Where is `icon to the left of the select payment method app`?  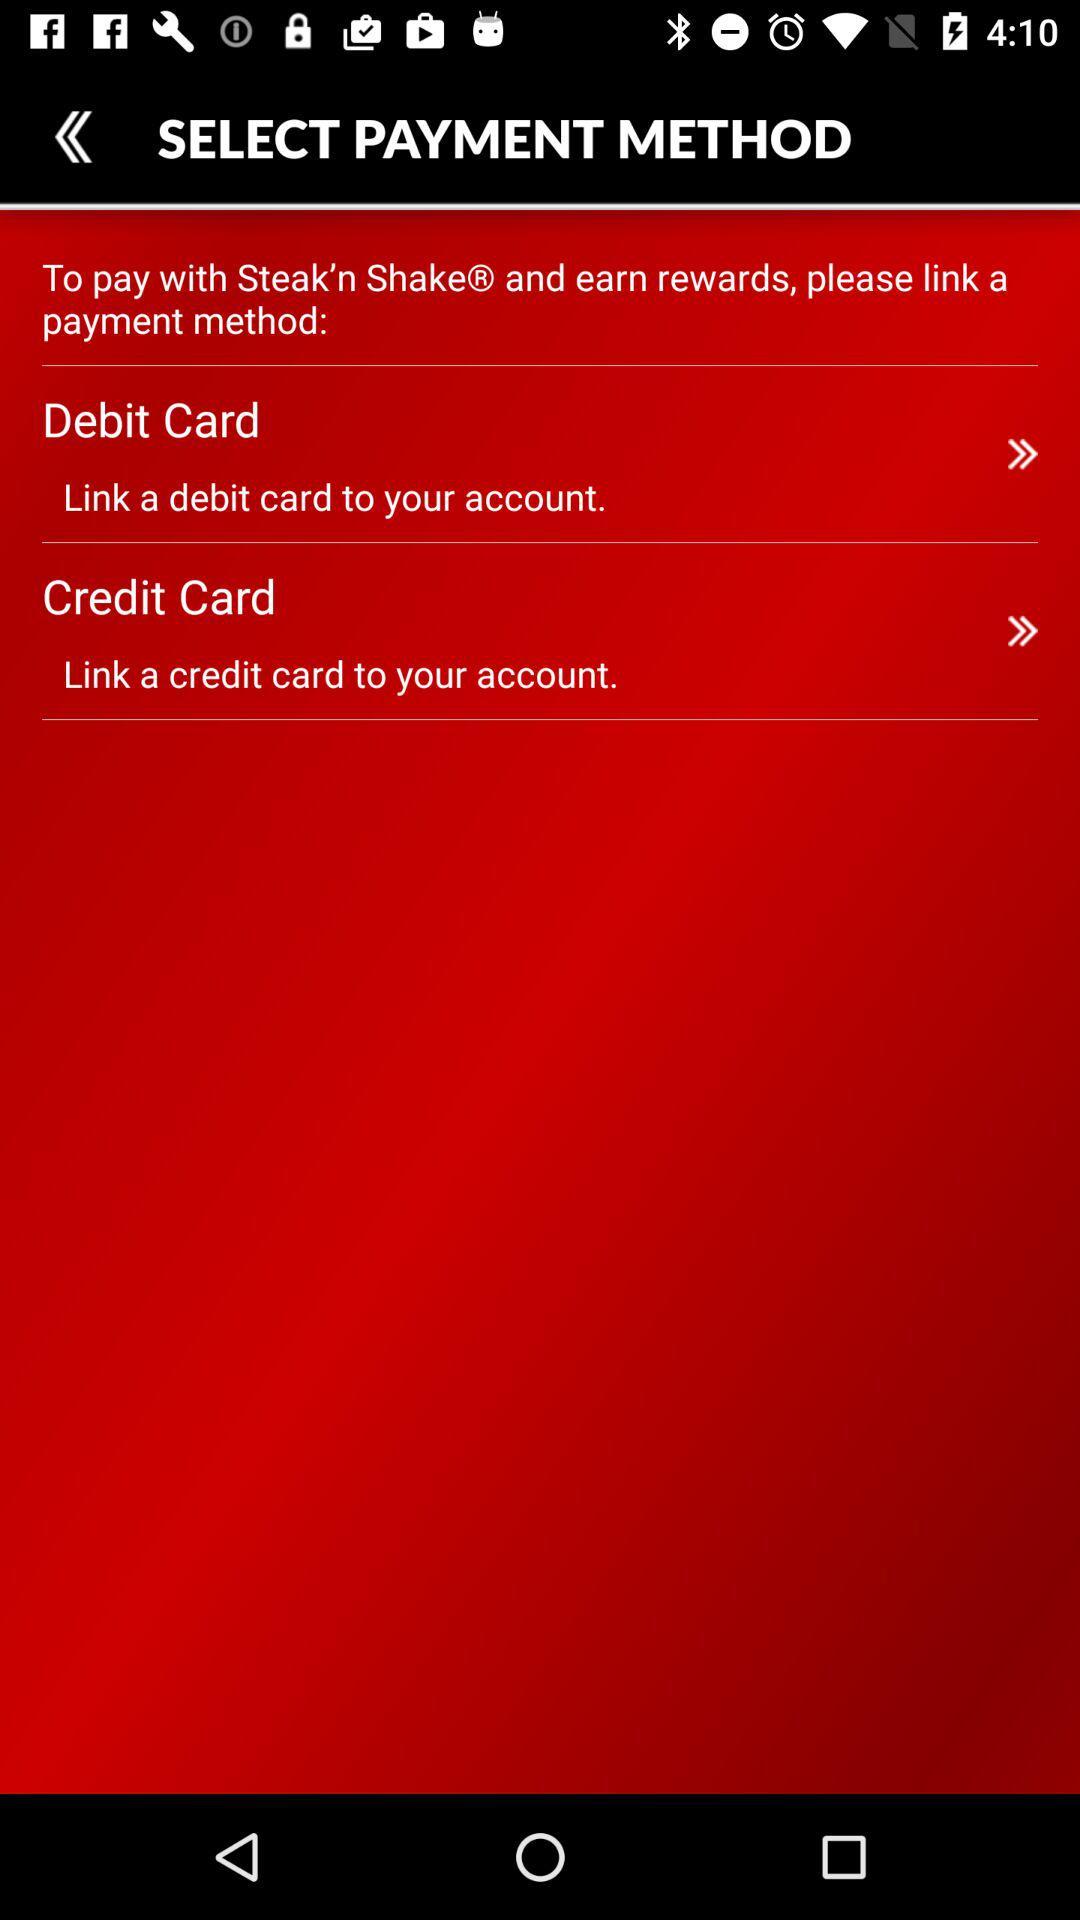
icon to the left of the select payment method app is located at coordinates (72, 135).